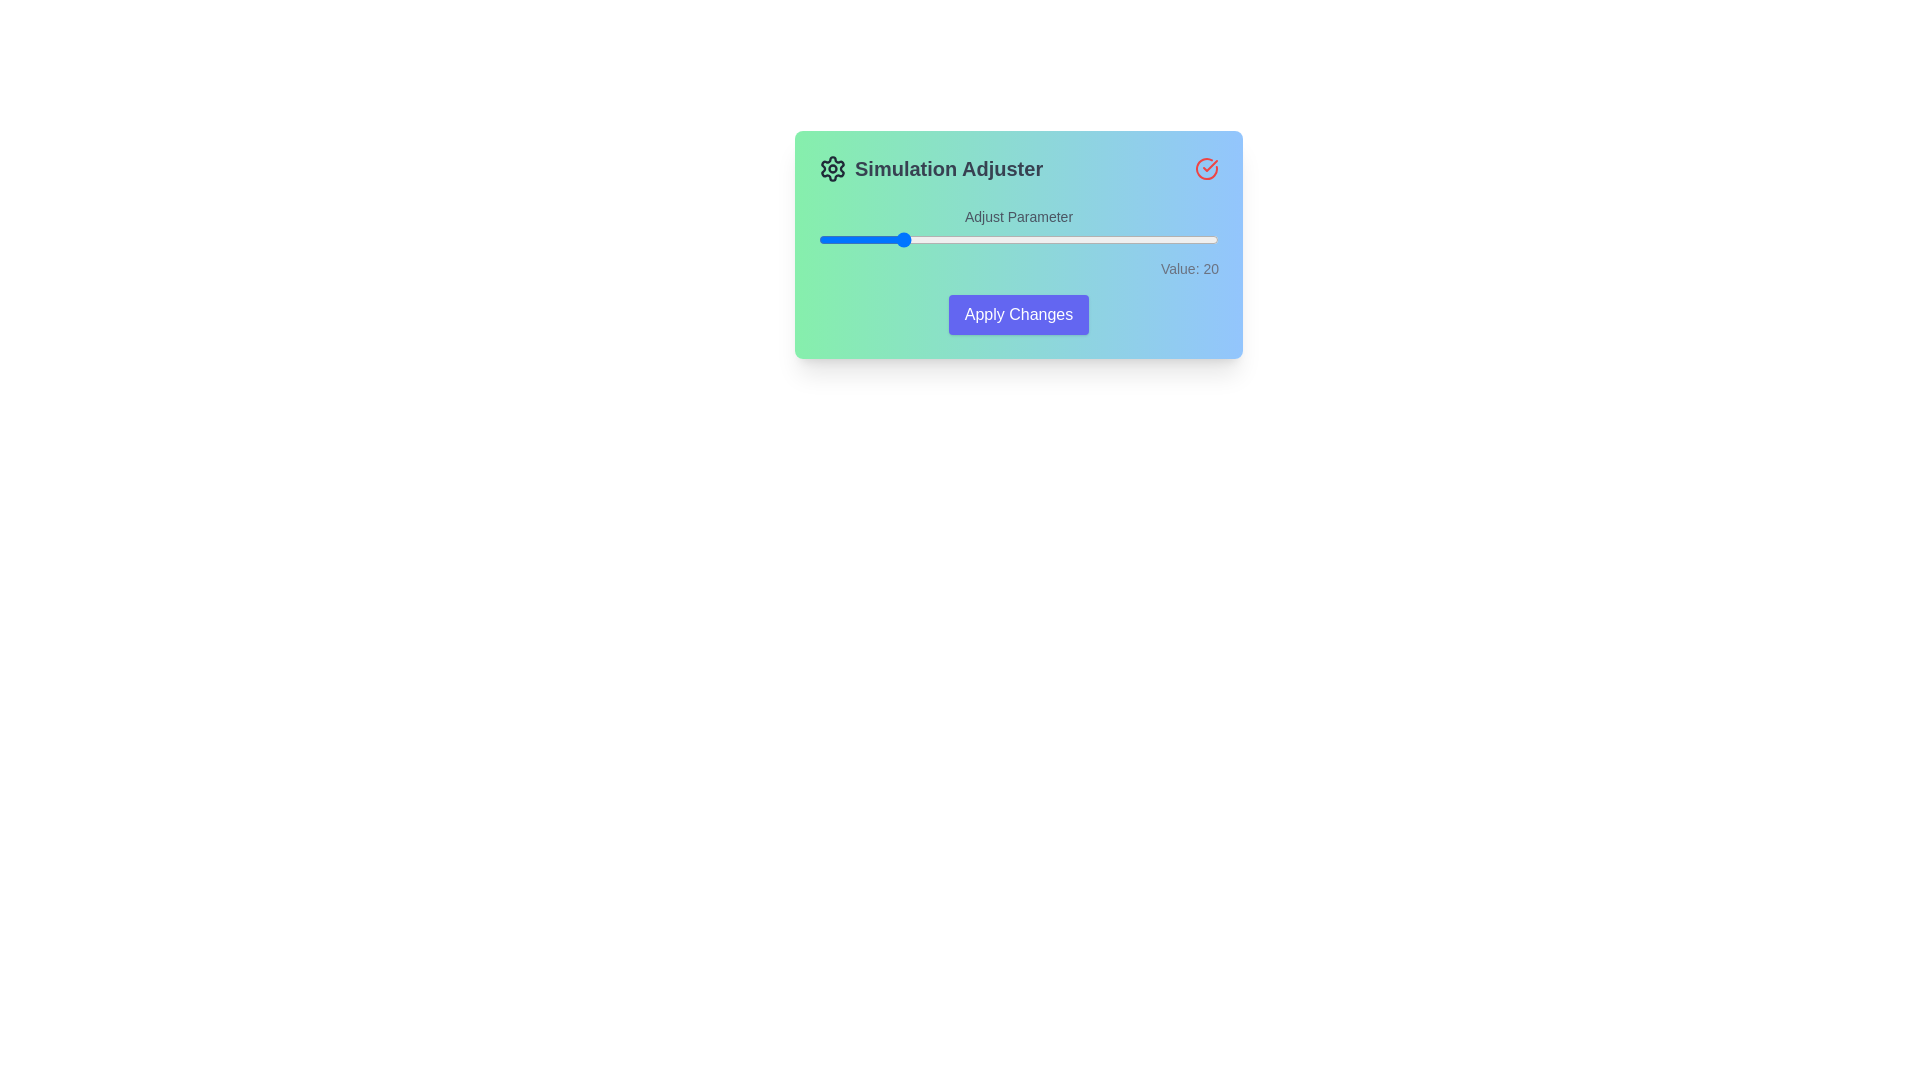 This screenshot has height=1080, width=1920. I want to click on the slider to set its value to 49, so click(1014, 238).